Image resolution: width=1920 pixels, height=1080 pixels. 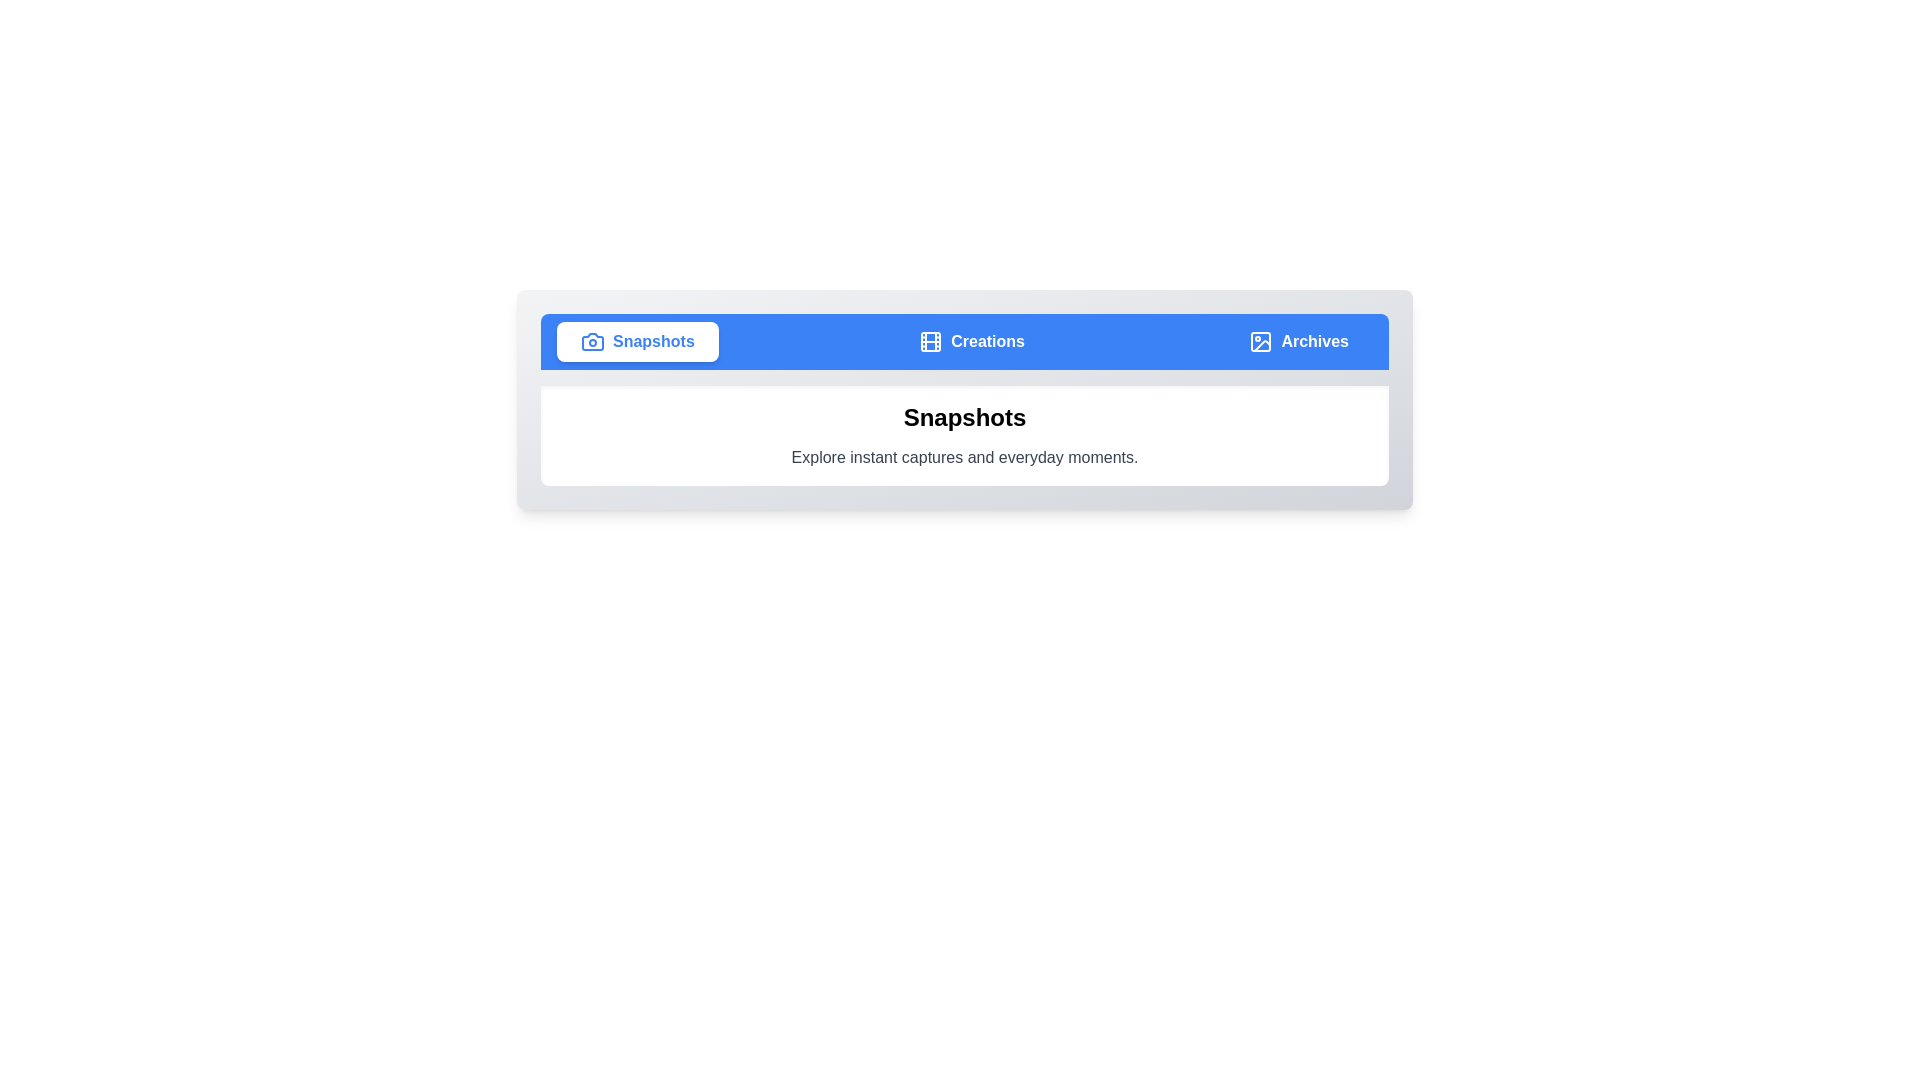 What do you see at coordinates (972, 341) in the screenshot?
I see `the Creations tab to select it` at bounding box center [972, 341].